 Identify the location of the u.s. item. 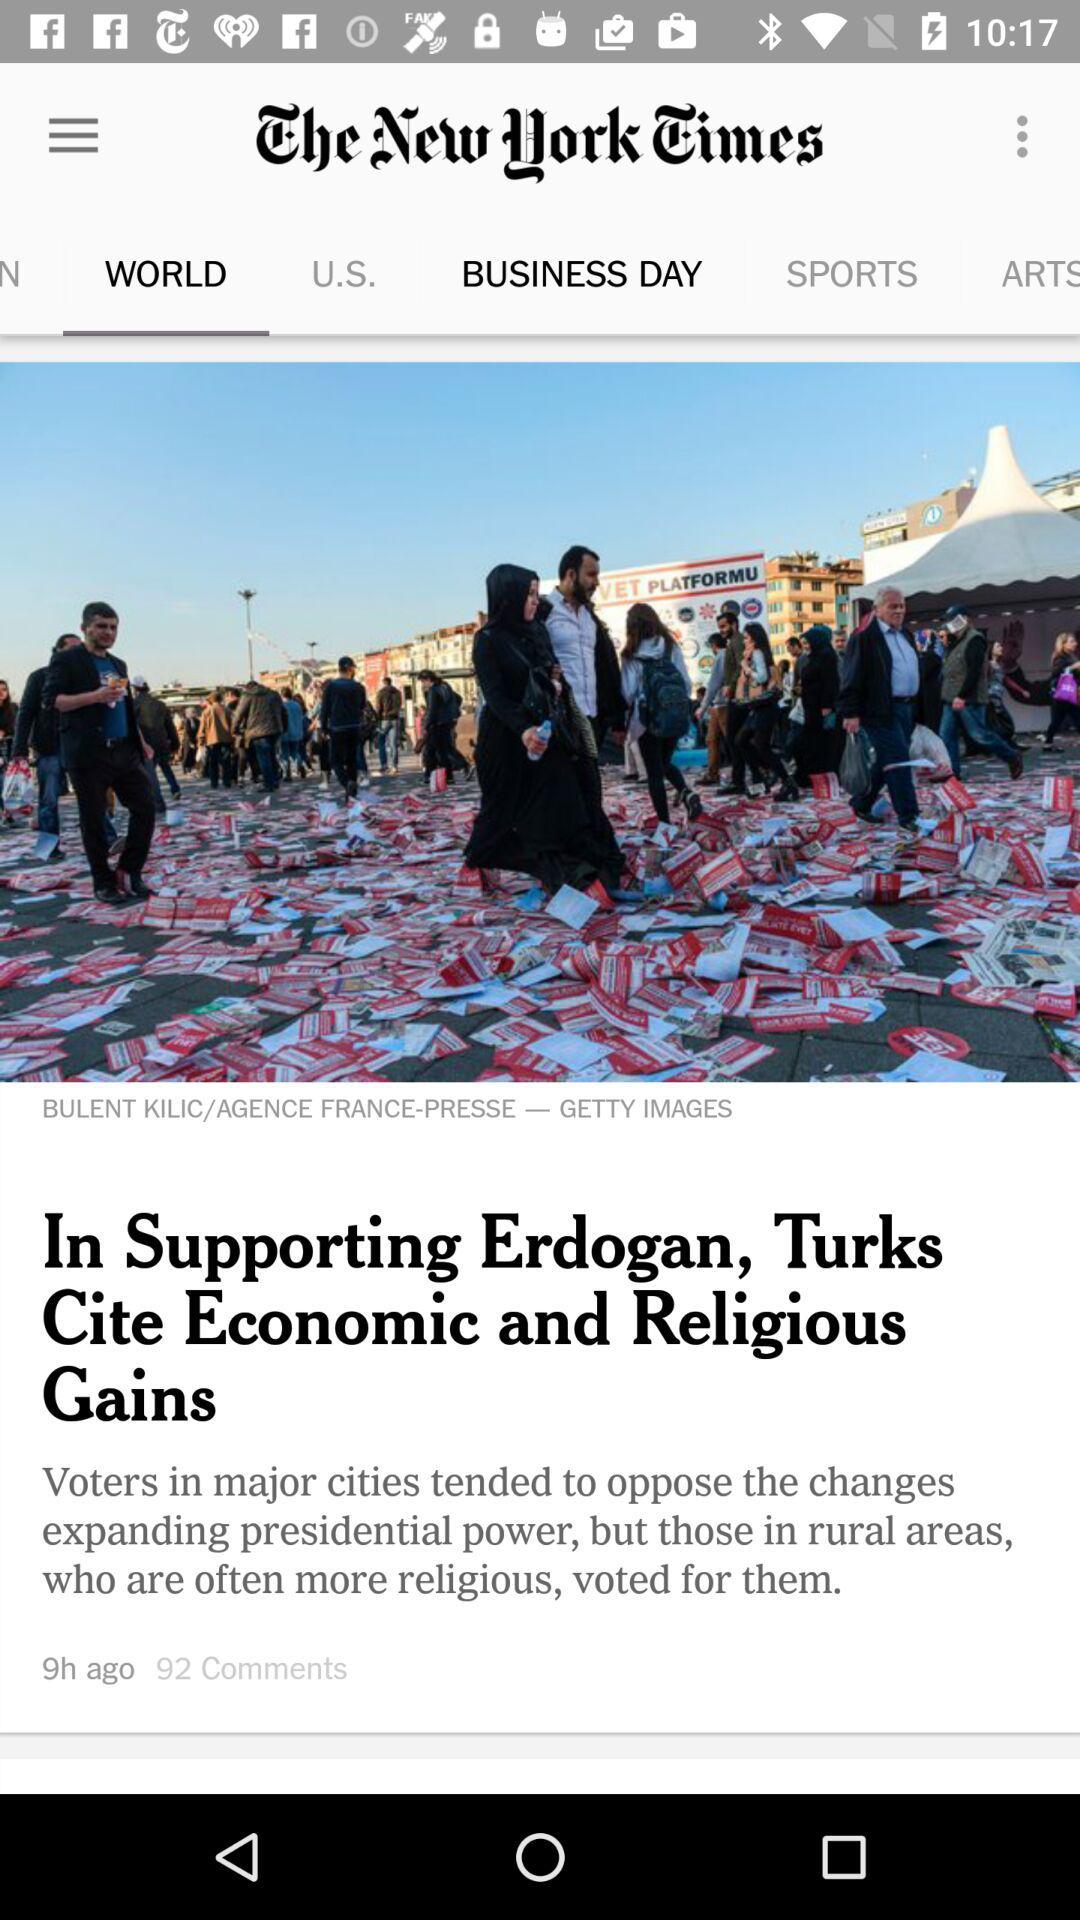
(293, 272).